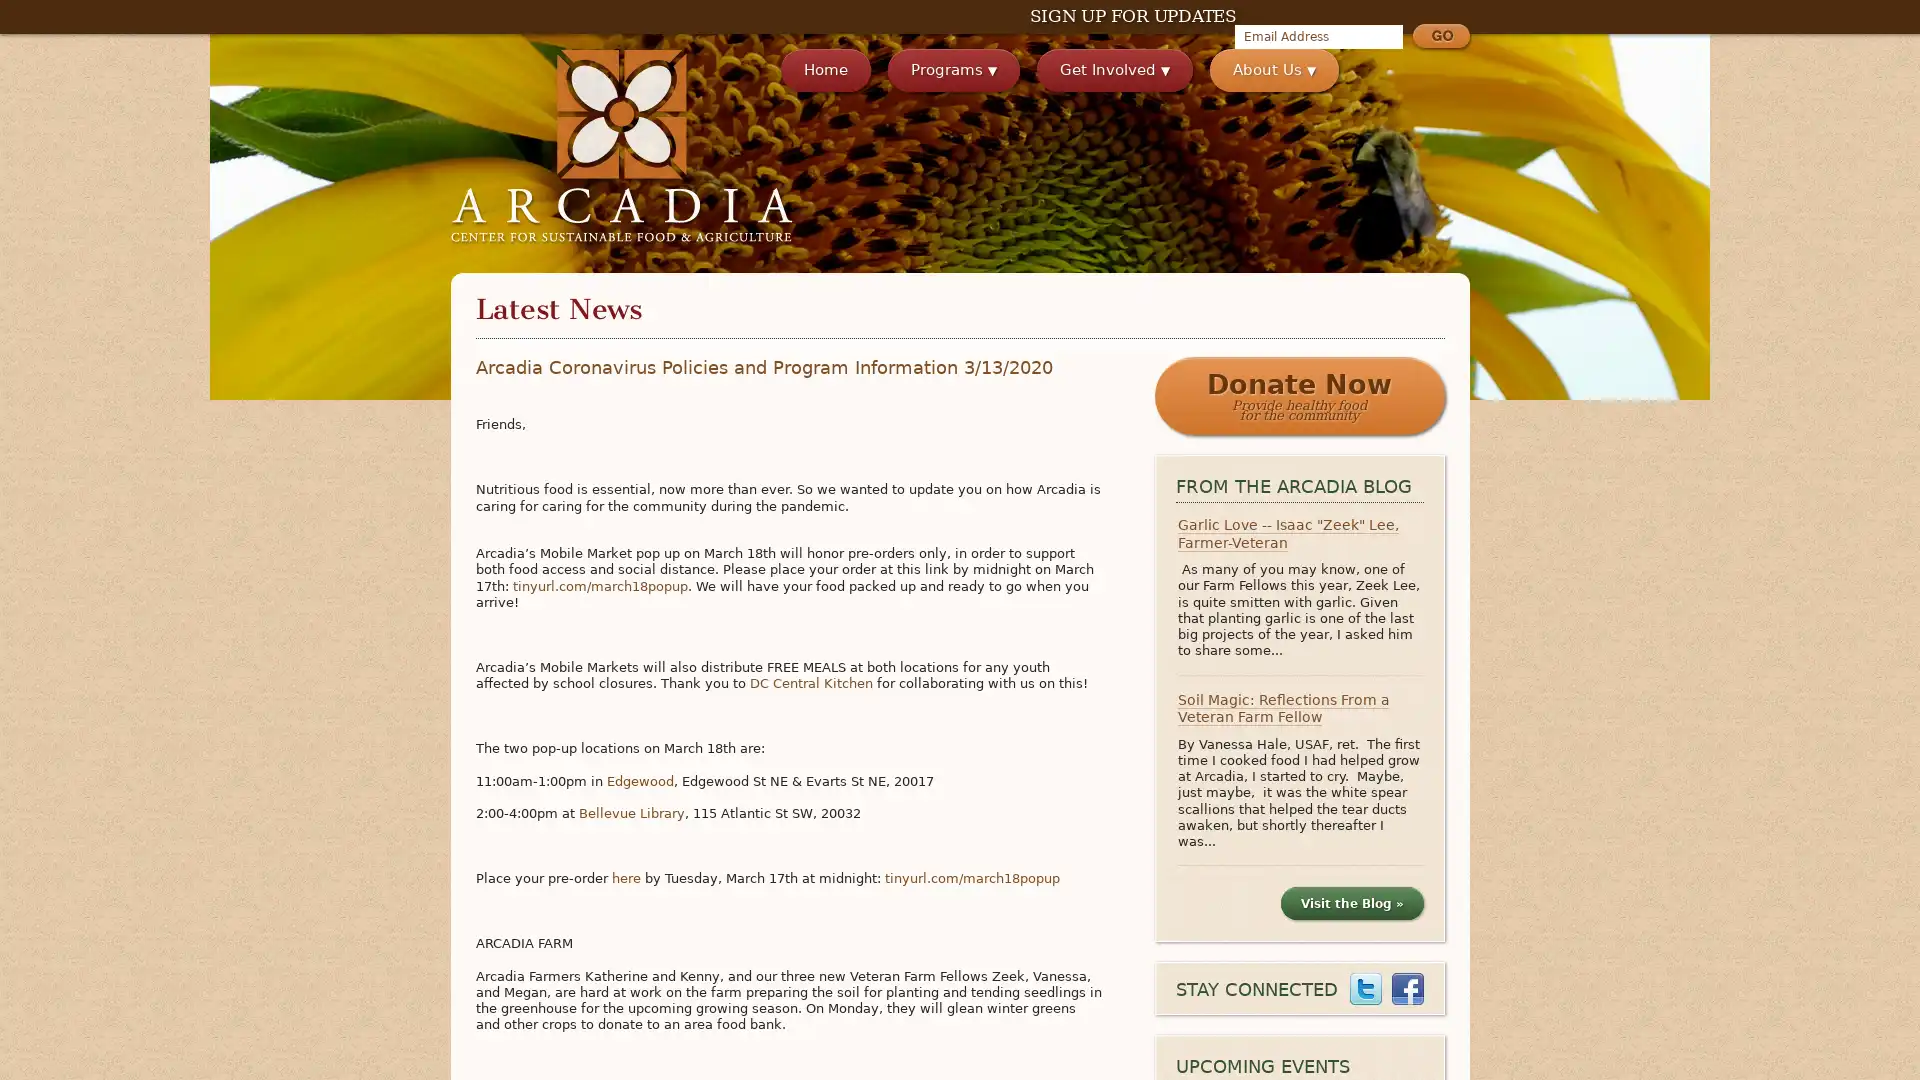 The height and width of the screenshot is (1080, 1920). I want to click on Submit, so click(1440, 38).